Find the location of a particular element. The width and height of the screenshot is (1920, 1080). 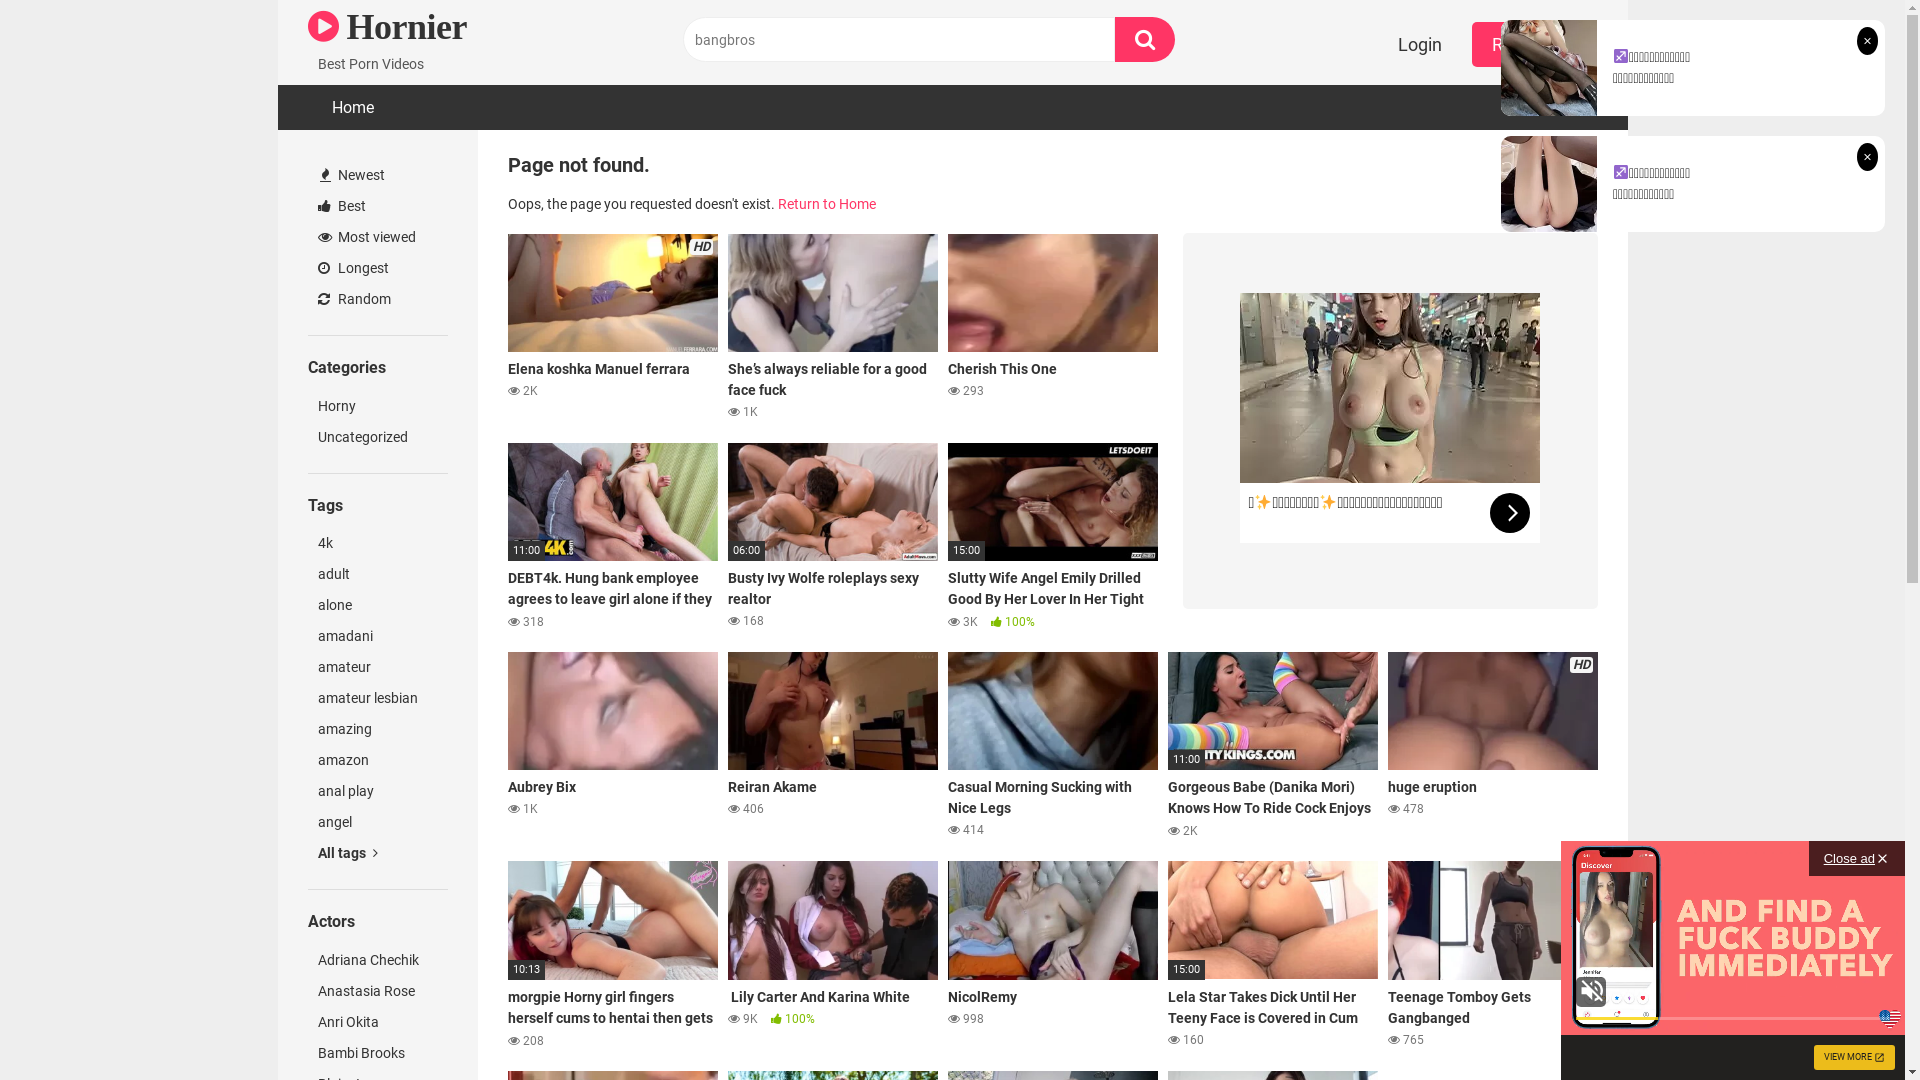

'Cherish This One is located at coordinates (1051, 326).